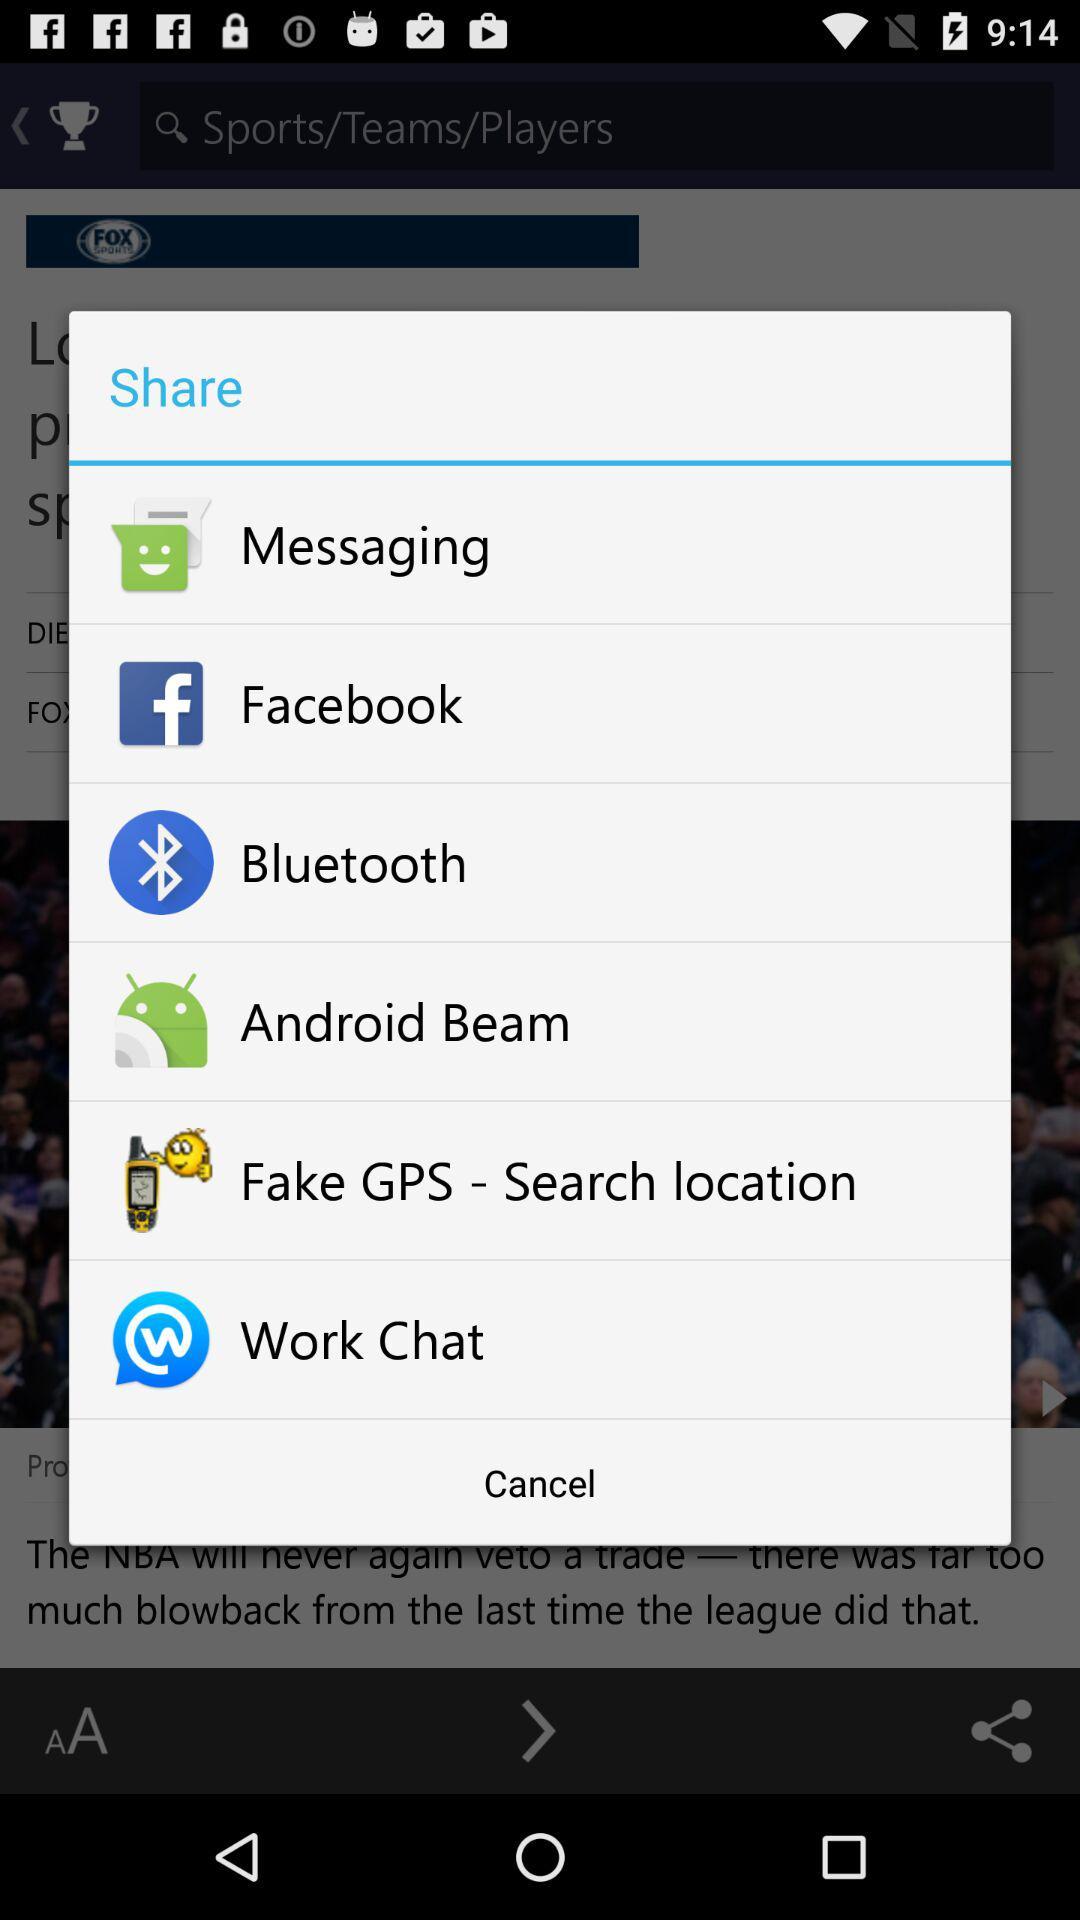 This screenshot has width=1080, height=1920. Describe the element at coordinates (540, 1482) in the screenshot. I see `cancel button` at that location.